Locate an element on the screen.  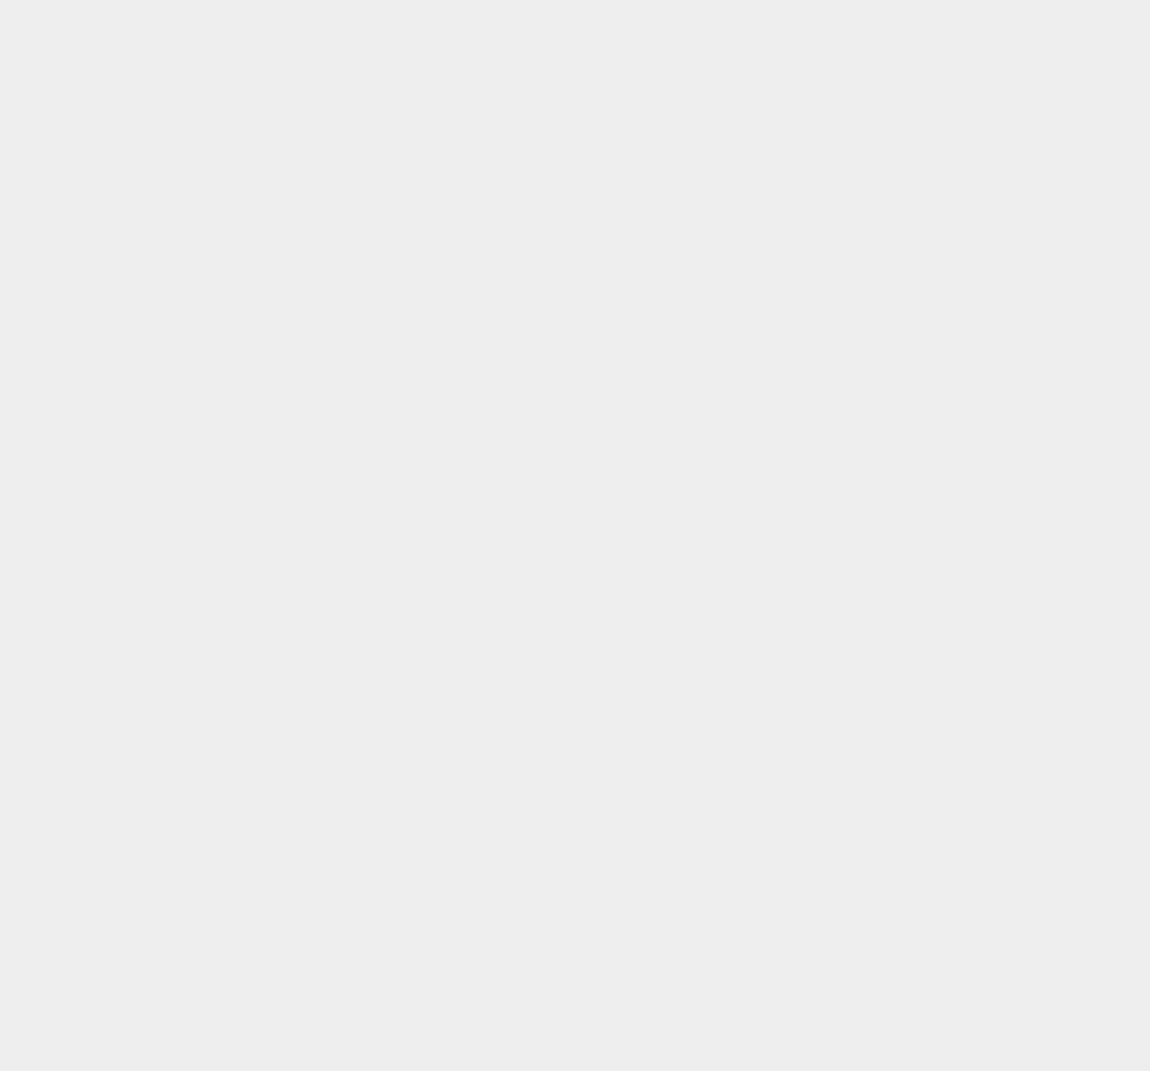
'Toshiba Satellite' is located at coordinates (863, 499).